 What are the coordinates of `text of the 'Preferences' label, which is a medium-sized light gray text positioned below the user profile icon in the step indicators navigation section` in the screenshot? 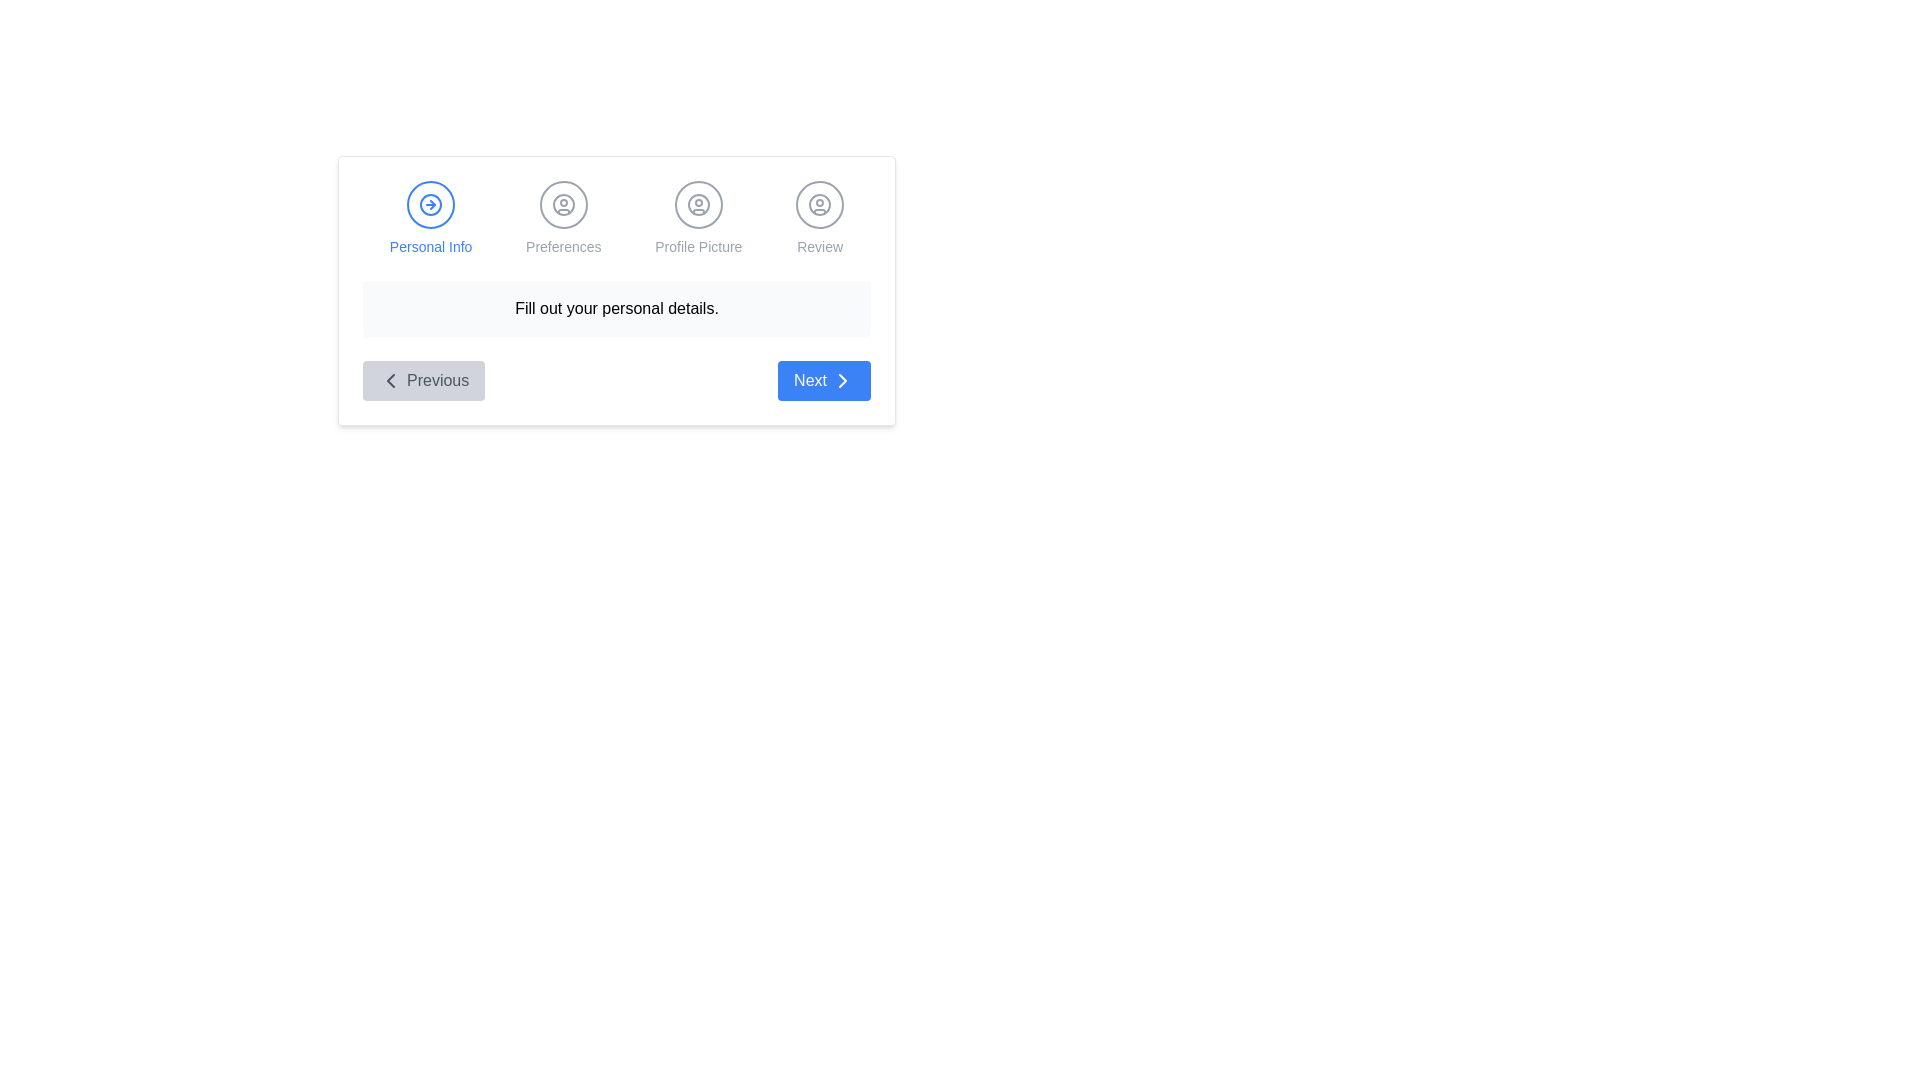 It's located at (562, 245).